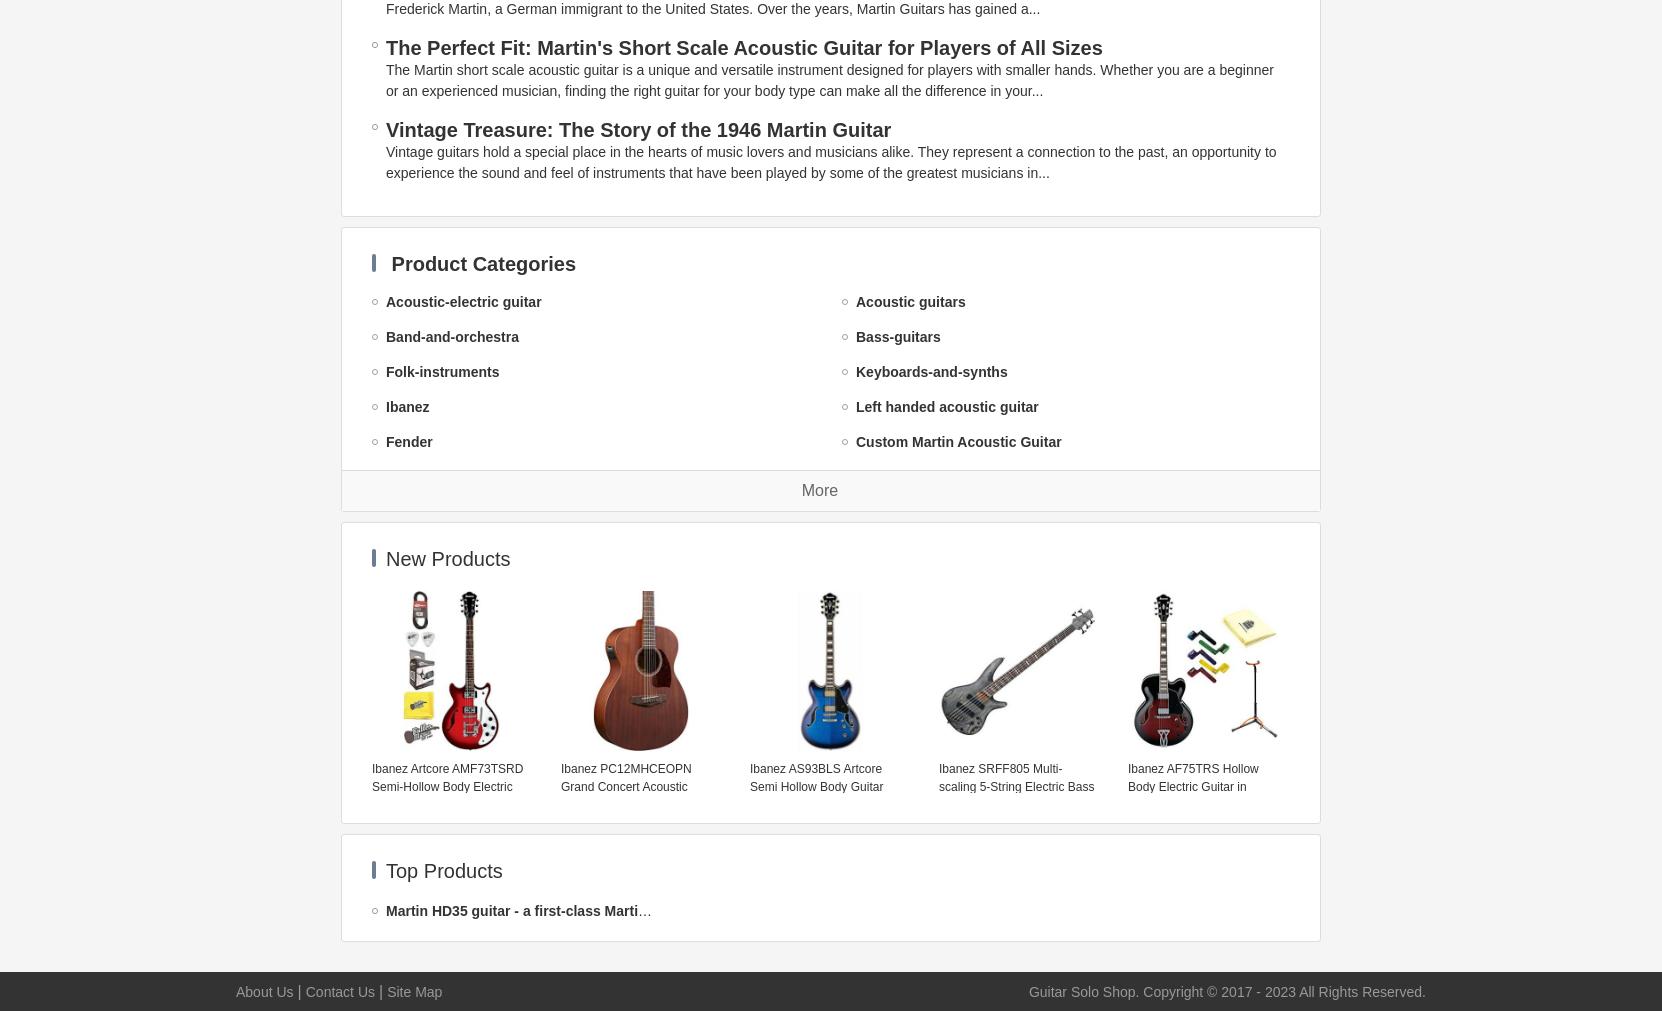 The width and height of the screenshot is (1662, 1011). I want to click on 'Godin Guitar', so click(385, 617).